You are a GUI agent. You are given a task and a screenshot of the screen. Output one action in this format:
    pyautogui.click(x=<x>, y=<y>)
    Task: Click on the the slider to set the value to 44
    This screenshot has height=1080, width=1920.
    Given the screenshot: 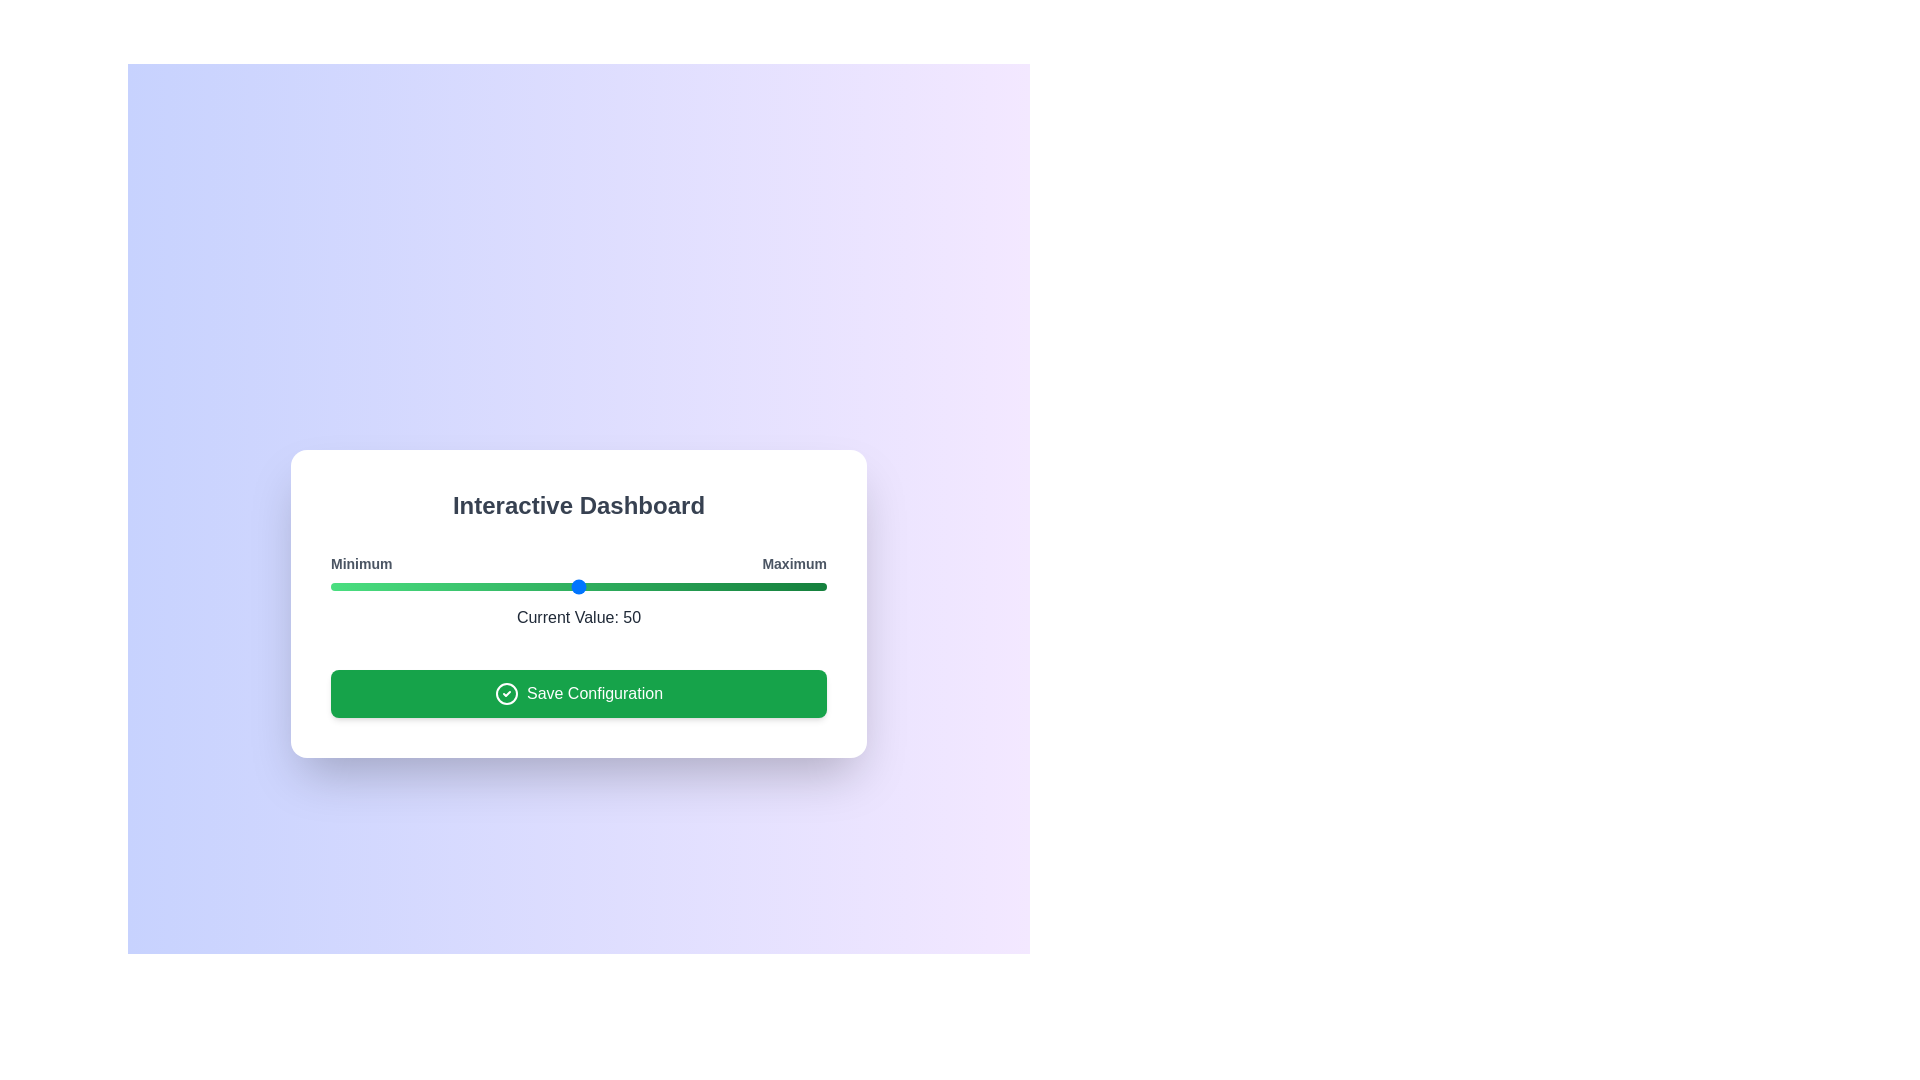 What is the action you would take?
    pyautogui.click(x=549, y=585)
    